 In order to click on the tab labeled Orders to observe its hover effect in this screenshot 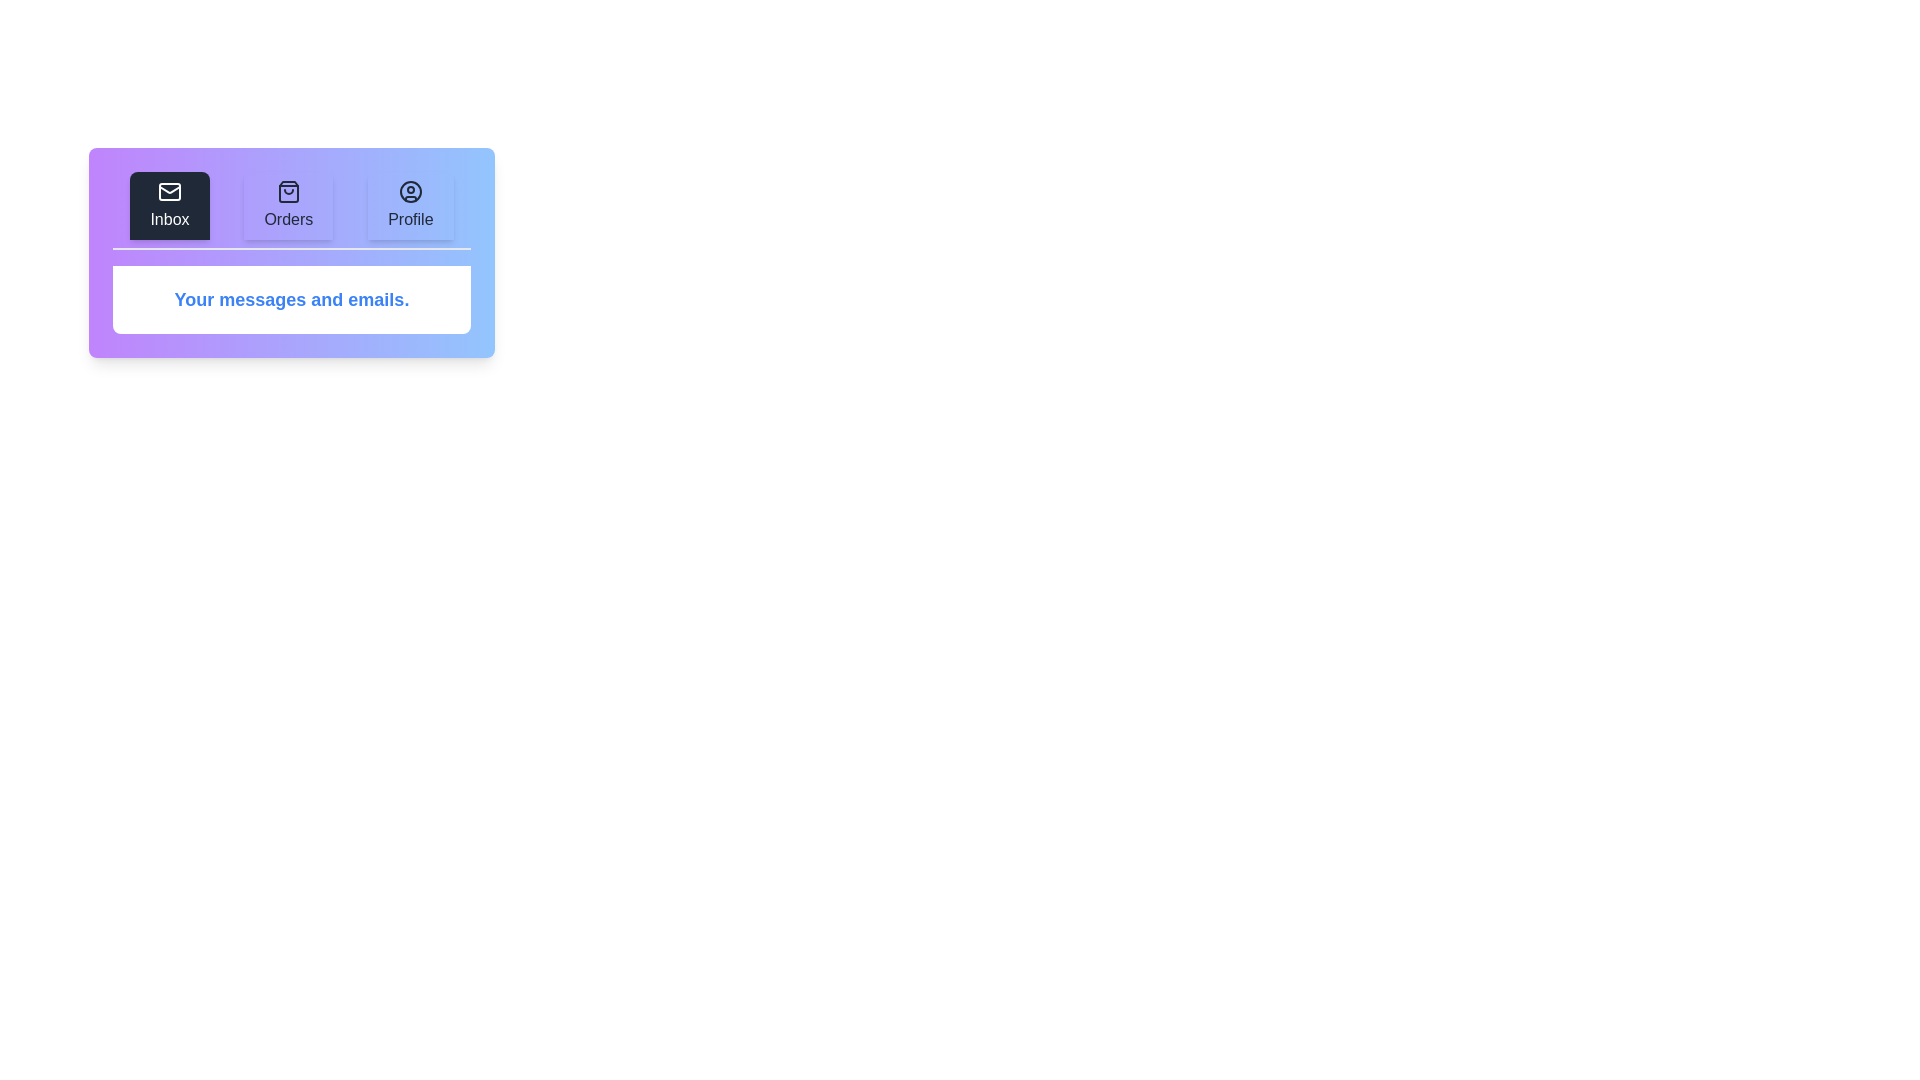, I will do `click(287, 205)`.